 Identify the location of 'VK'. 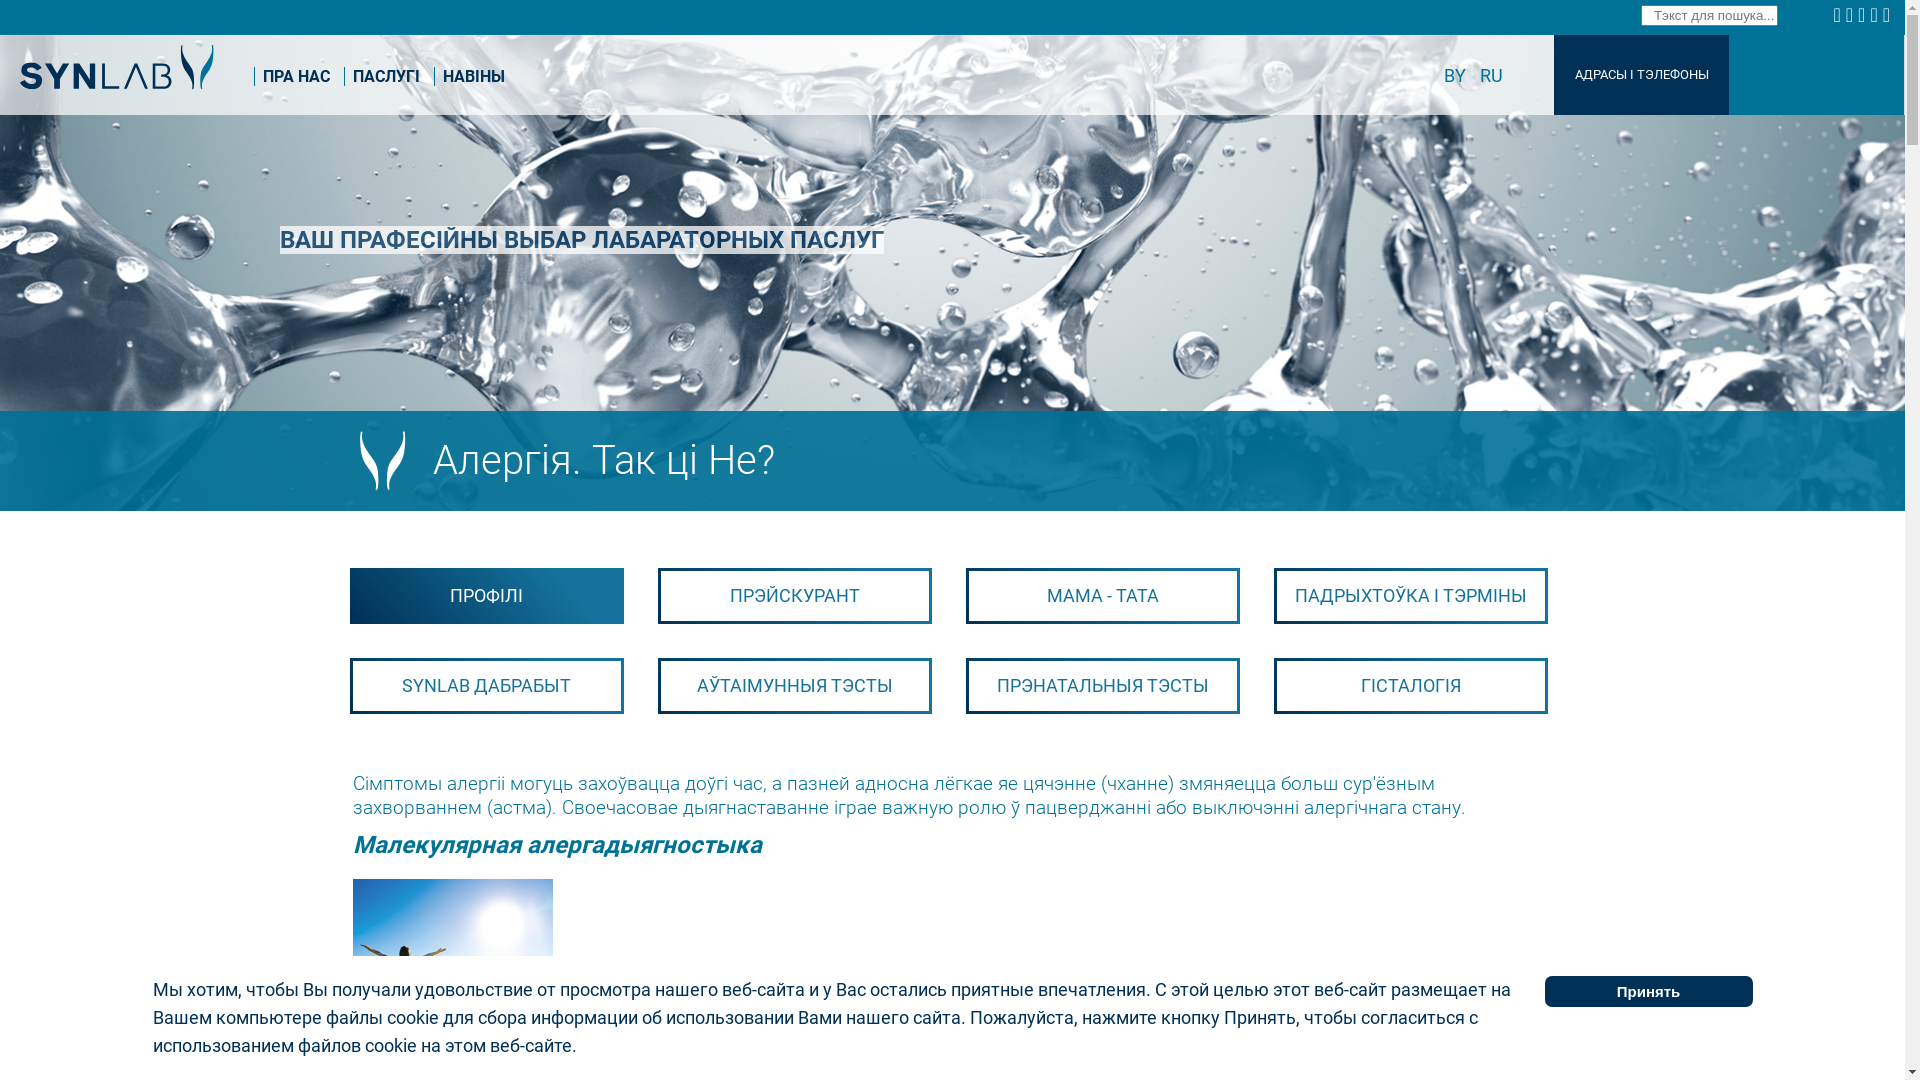
(1851, 15).